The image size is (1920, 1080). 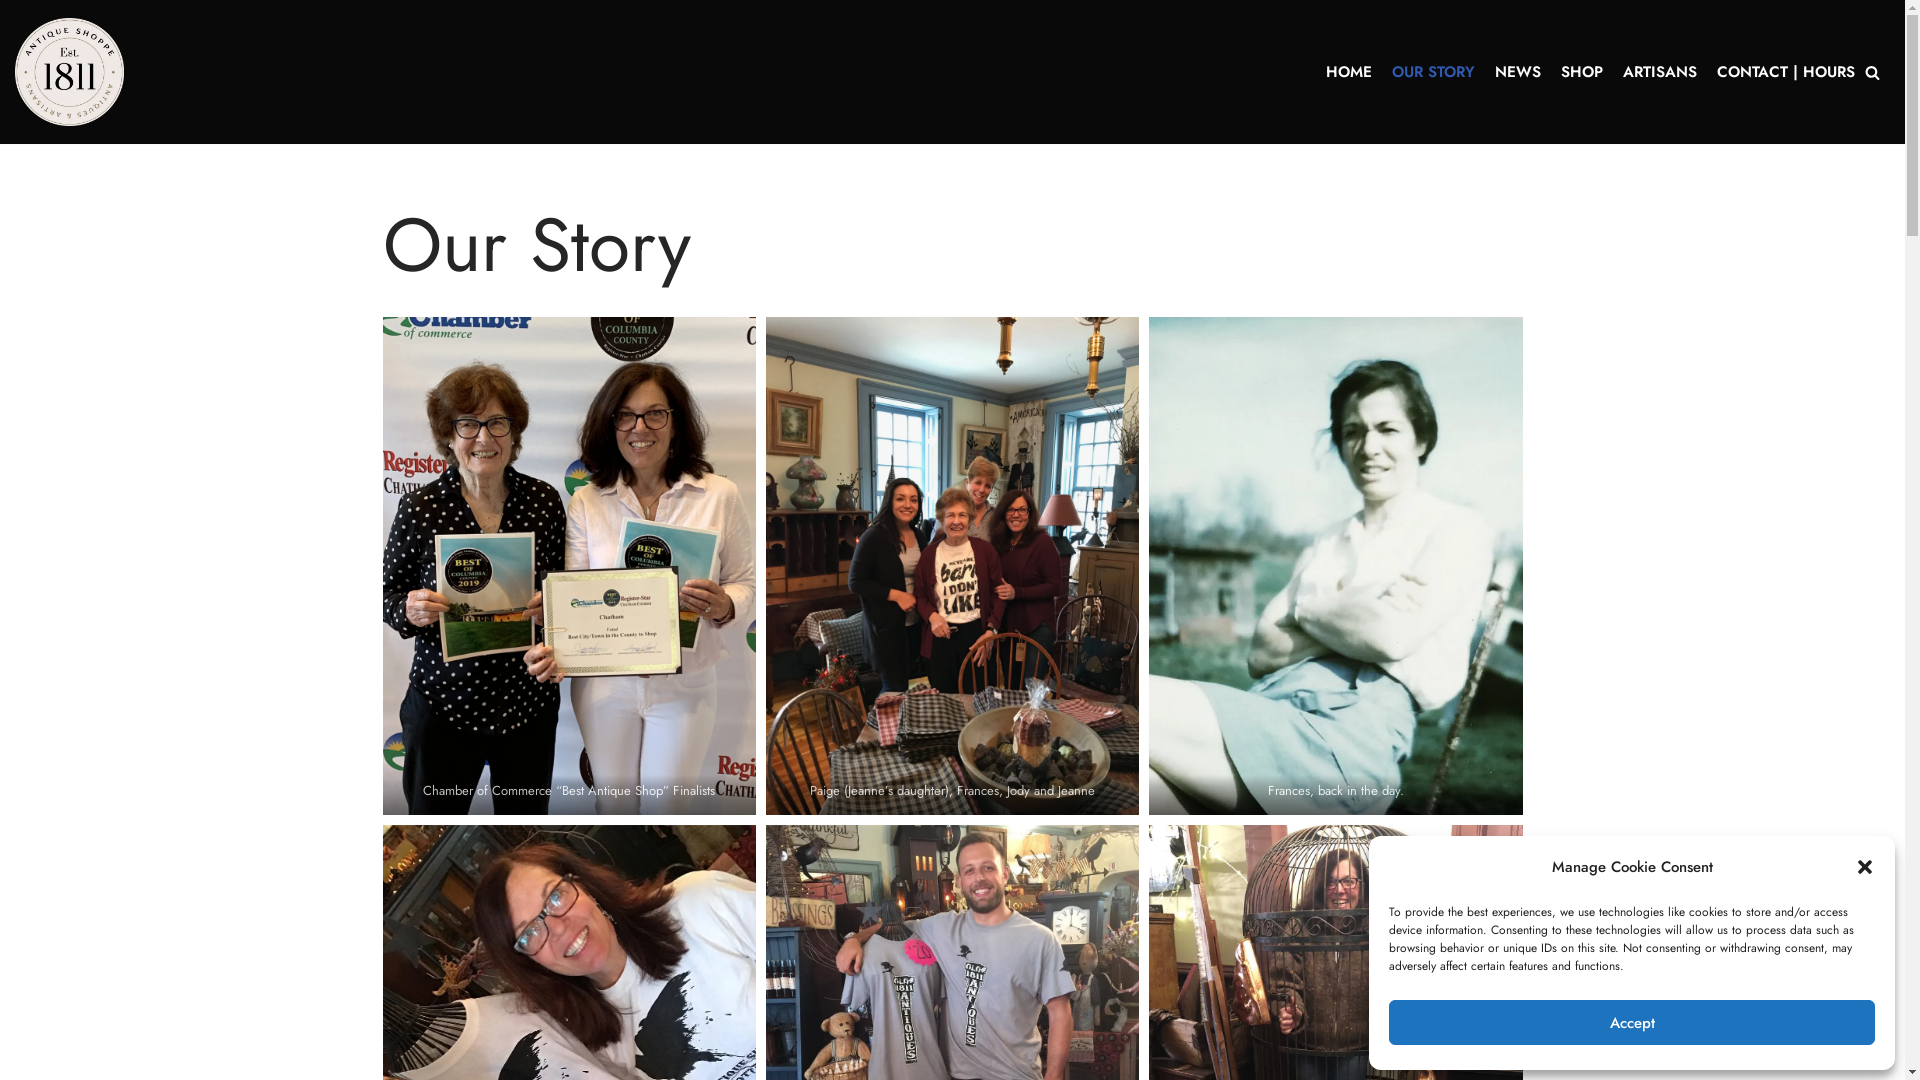 I want to click on 'NEWS', so click(x=1517, y=71).